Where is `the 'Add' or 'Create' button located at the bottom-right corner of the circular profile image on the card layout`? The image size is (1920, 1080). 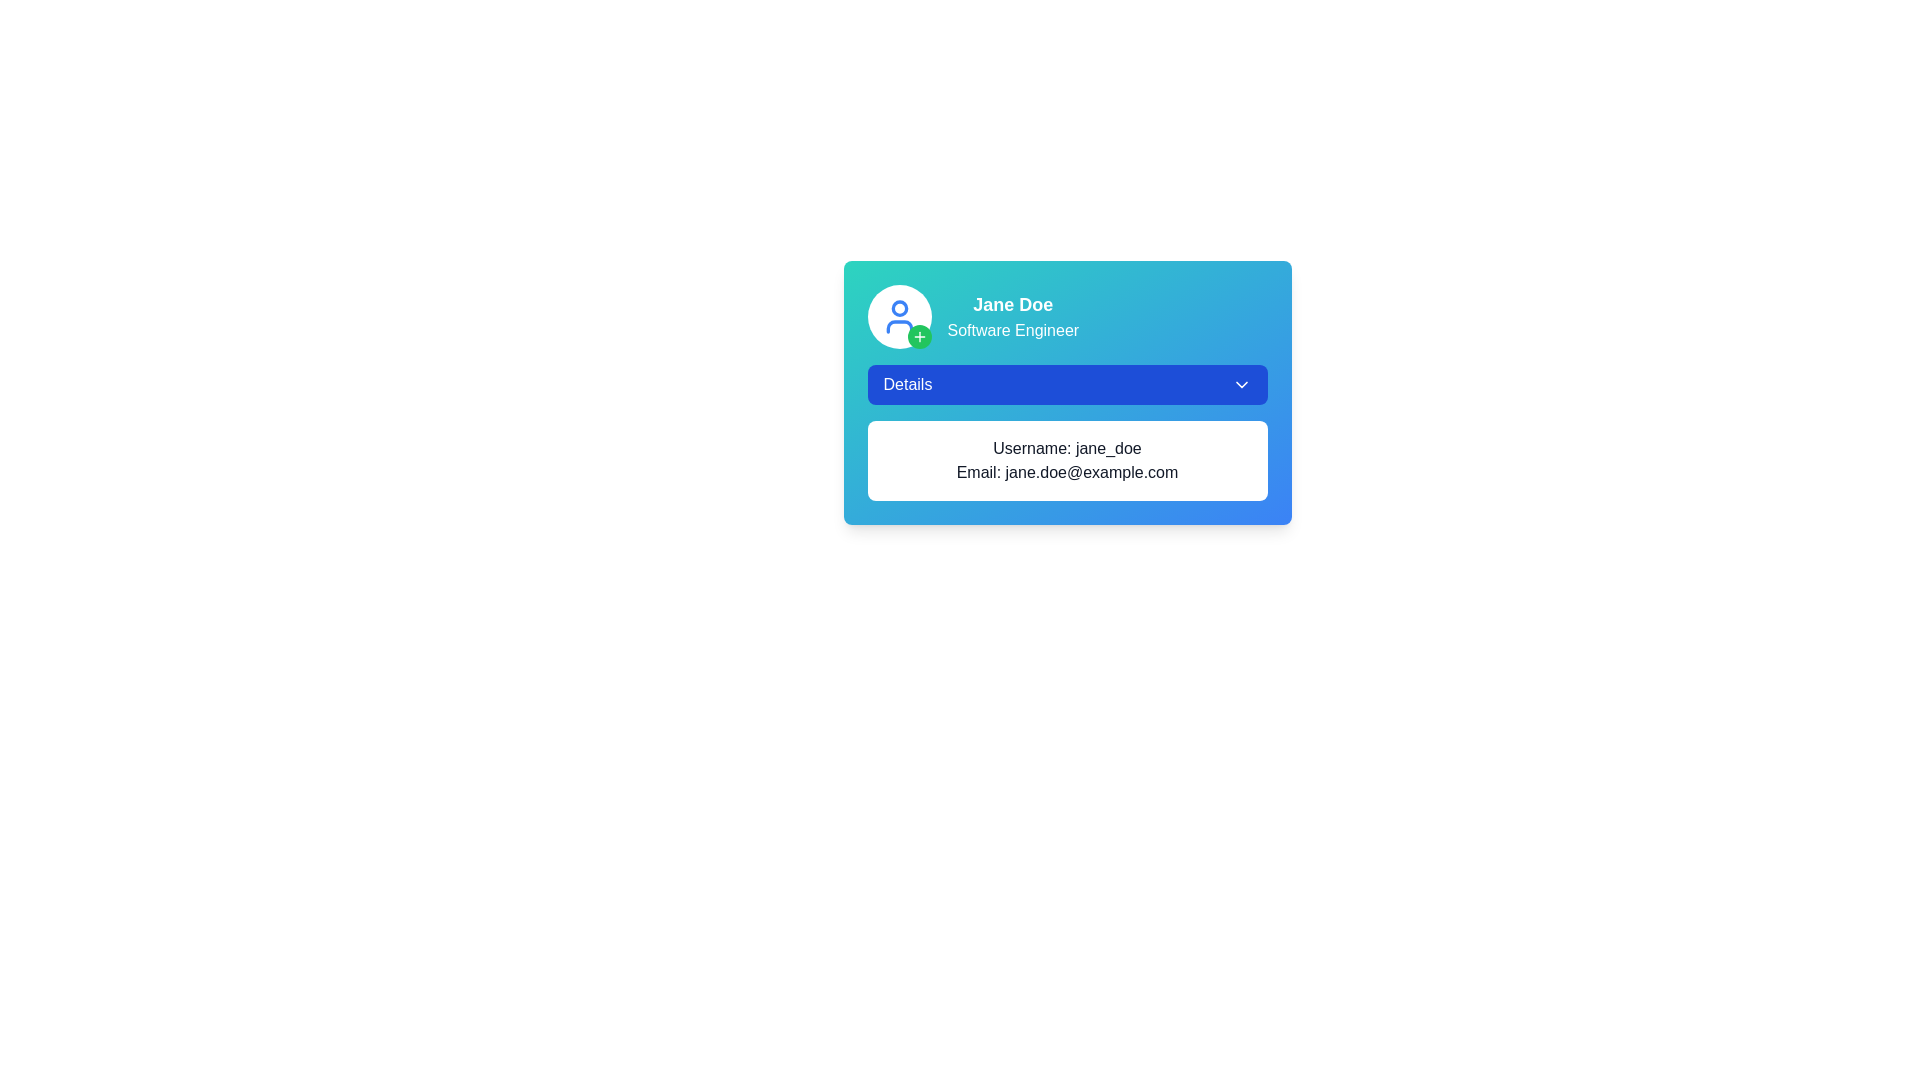
the 'Add' or 'Create' button located at the bottom-right corner of the circular profile image on the card layout is located at coordinates (918, 335).